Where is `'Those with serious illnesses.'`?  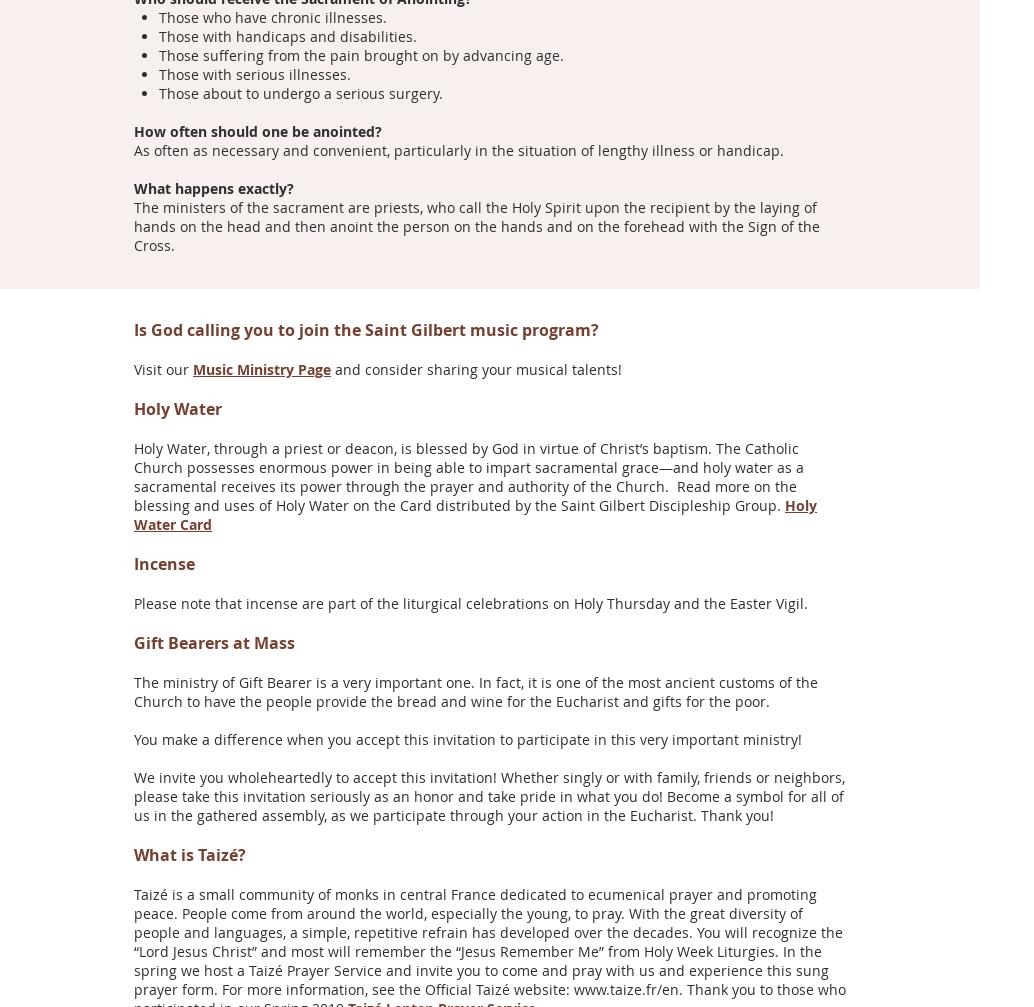
'Those with serious illnesses.' is located at coordinates (254, 73).